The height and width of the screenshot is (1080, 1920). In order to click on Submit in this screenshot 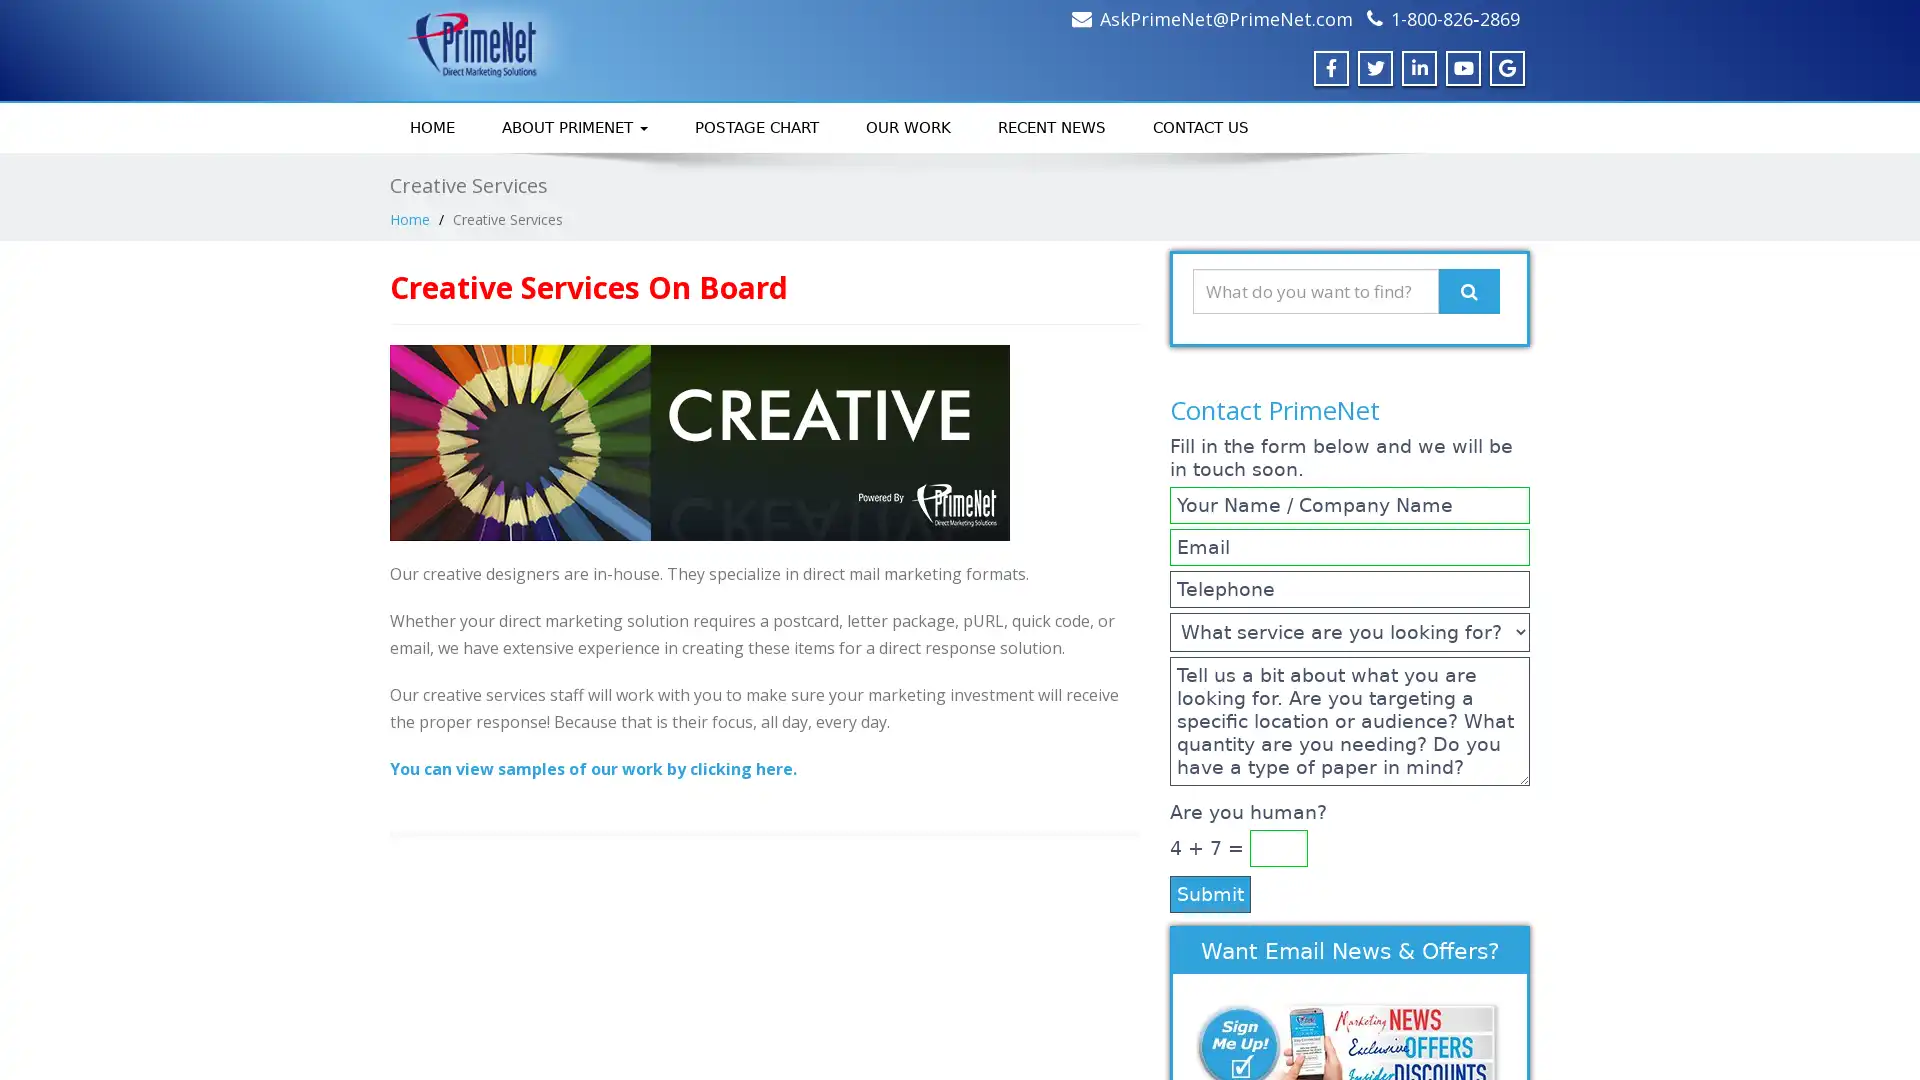, I will do `click(1209, 892)`.